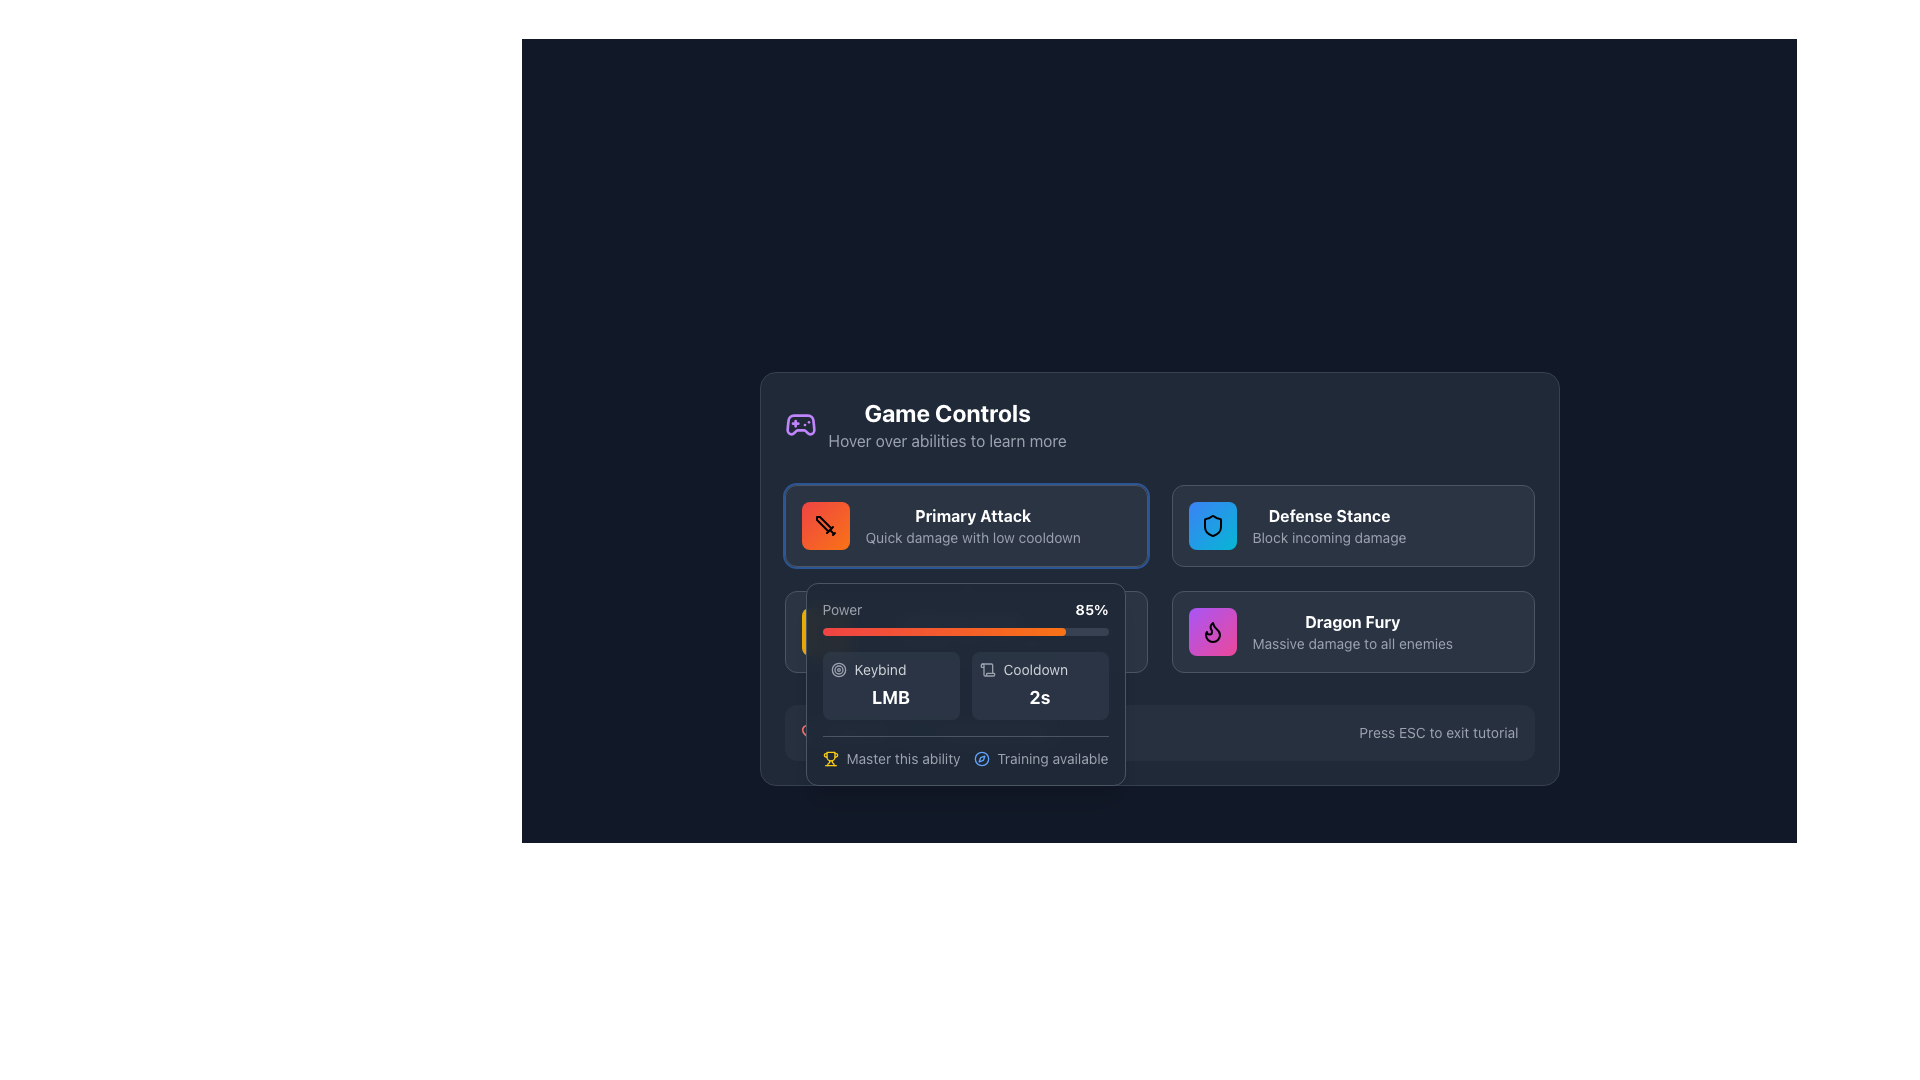 Image resolution: width=1920 pixels, height=1080 pixels. What do you see at coordinates (965, 632) in the screenshot?
I see `the value displayed on the Progress Bar which shows '85%'` at bounding box center [965, 632].